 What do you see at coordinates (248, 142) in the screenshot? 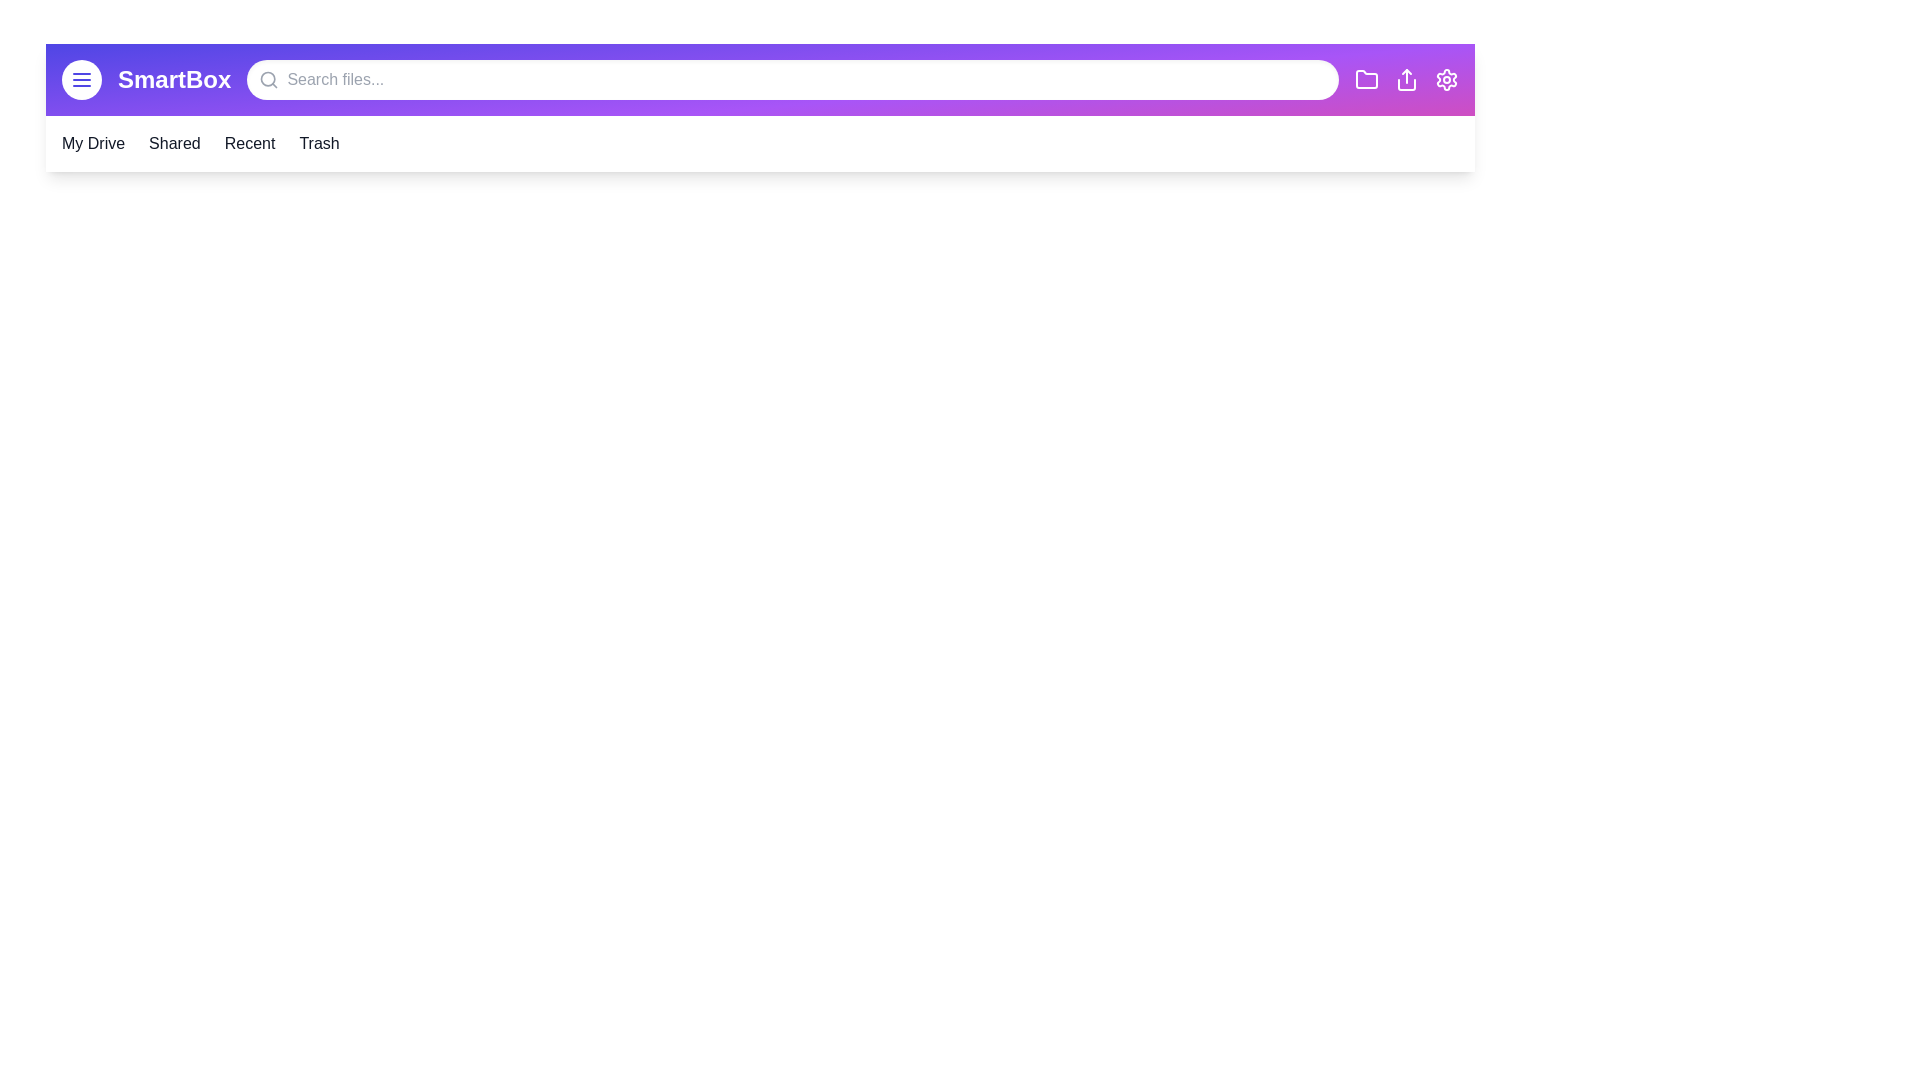
I see `the 'Recent' section to navigate to it` at bounding box center [248, 142].